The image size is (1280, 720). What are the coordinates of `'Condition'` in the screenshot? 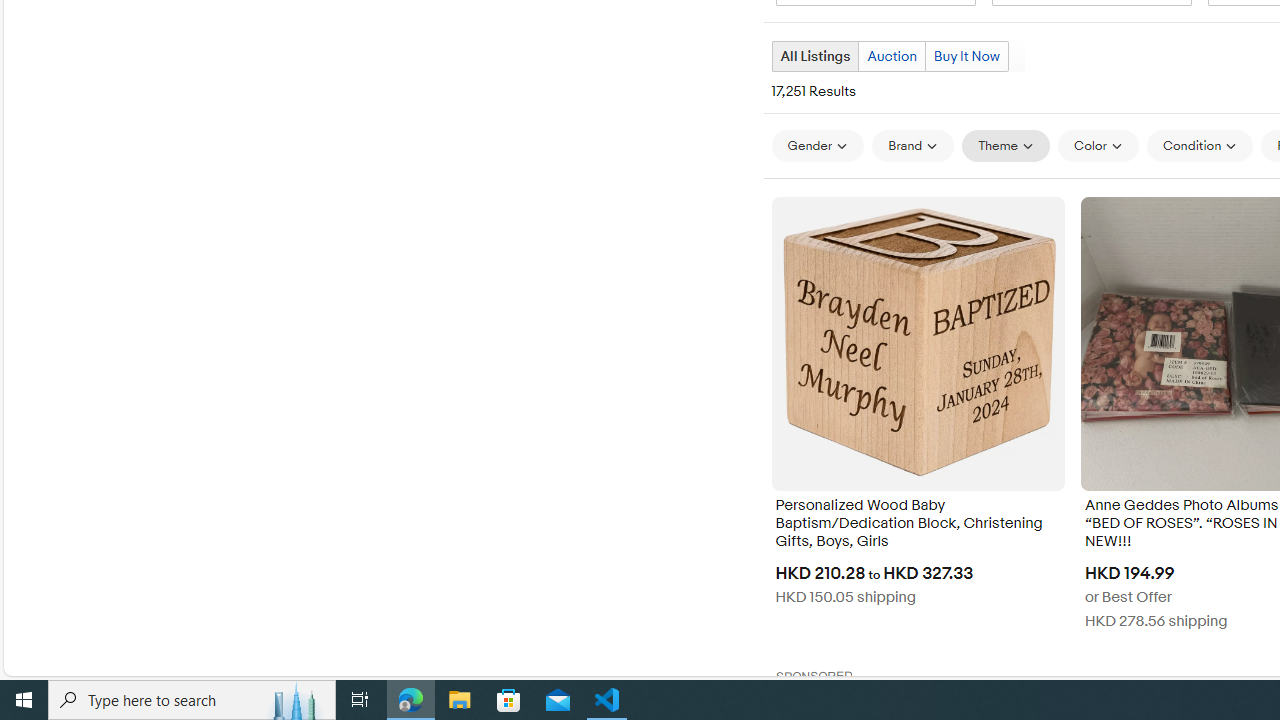 It's located at (1200, 144).